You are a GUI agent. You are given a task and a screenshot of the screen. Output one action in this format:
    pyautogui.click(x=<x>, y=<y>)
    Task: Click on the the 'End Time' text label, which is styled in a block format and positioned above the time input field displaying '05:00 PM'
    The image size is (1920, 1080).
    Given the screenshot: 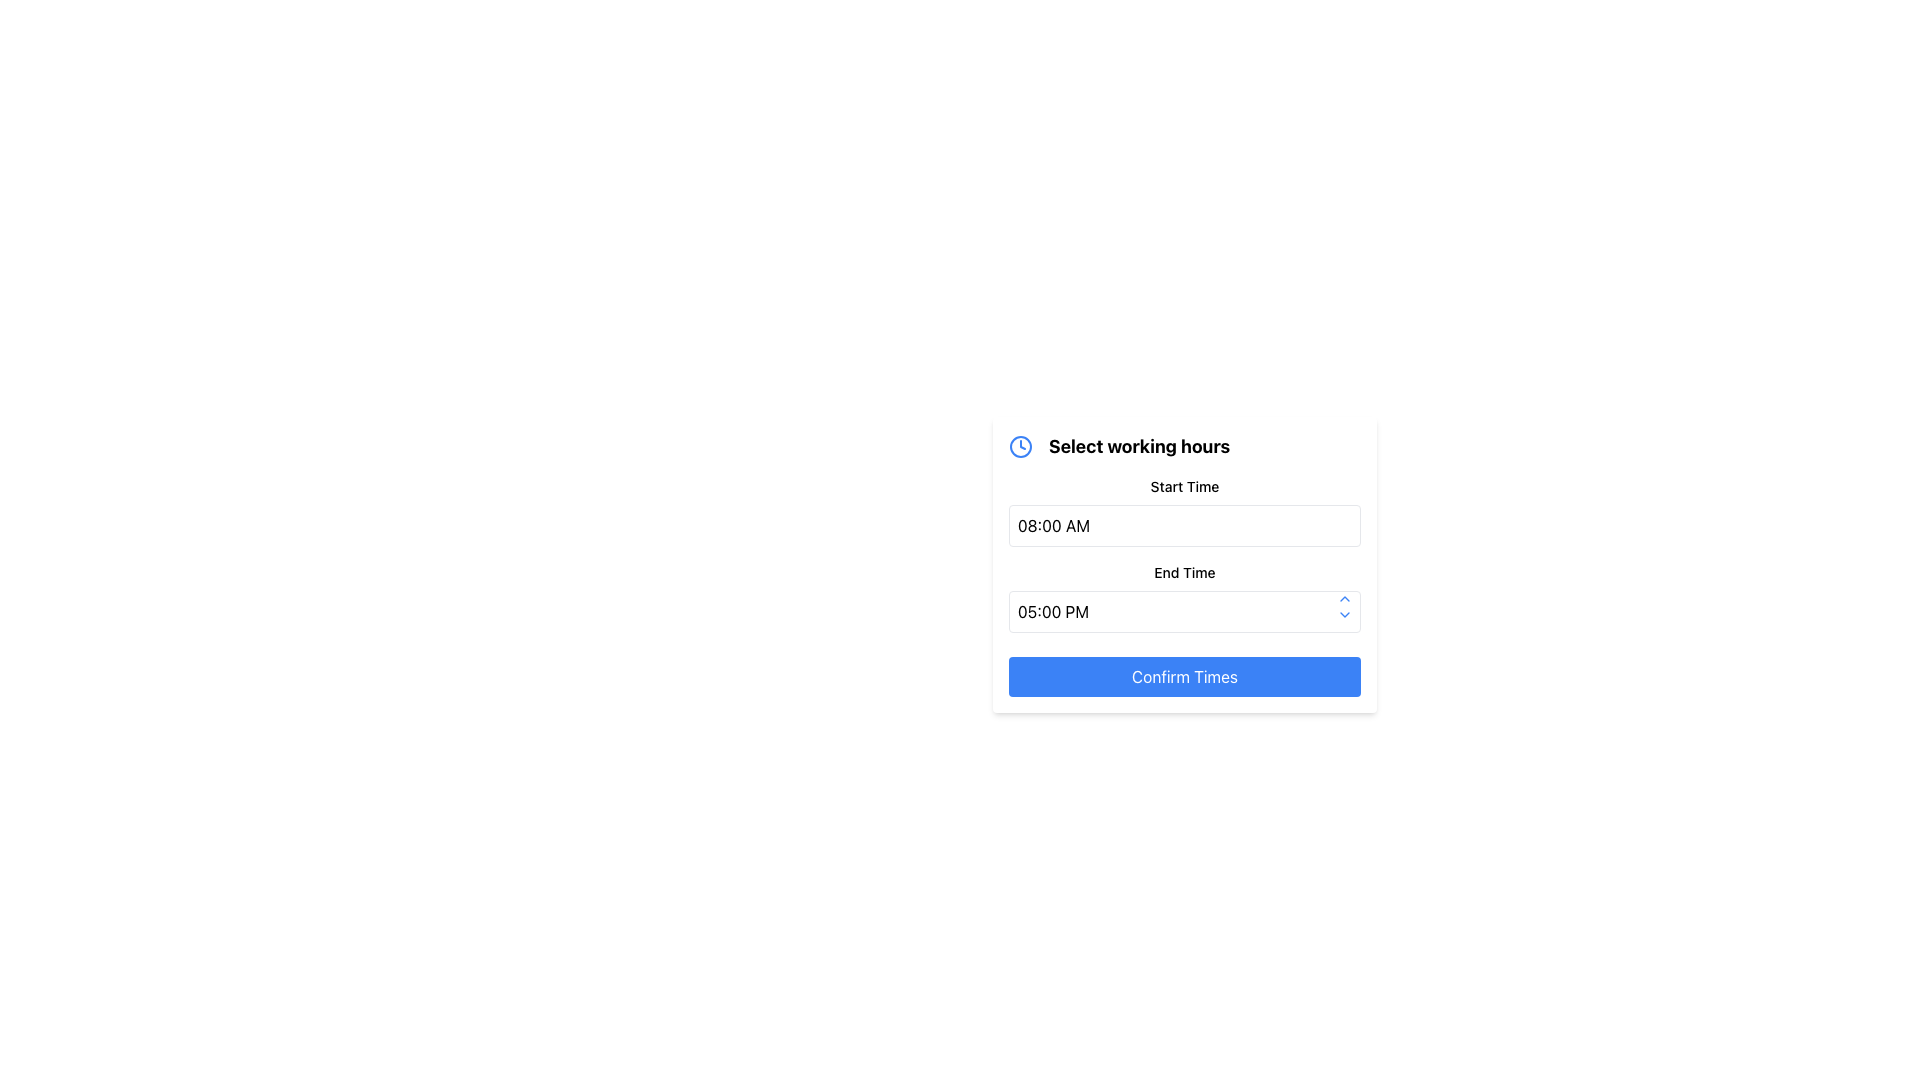 What is the action you would take?
    pyautogui.click(x=1185, y=573)
    